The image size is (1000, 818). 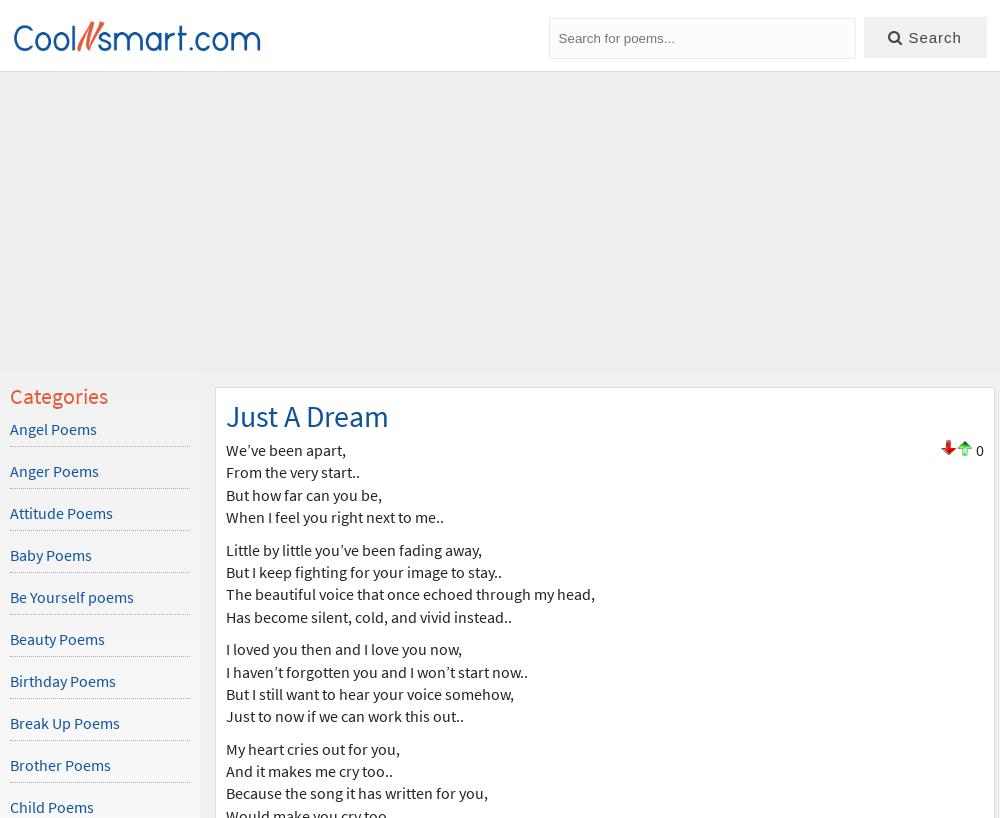 What do you see at coordinates (10, 470) in the screenshot?
I see `'Anger Poems'` at bounding box center [10, 470].